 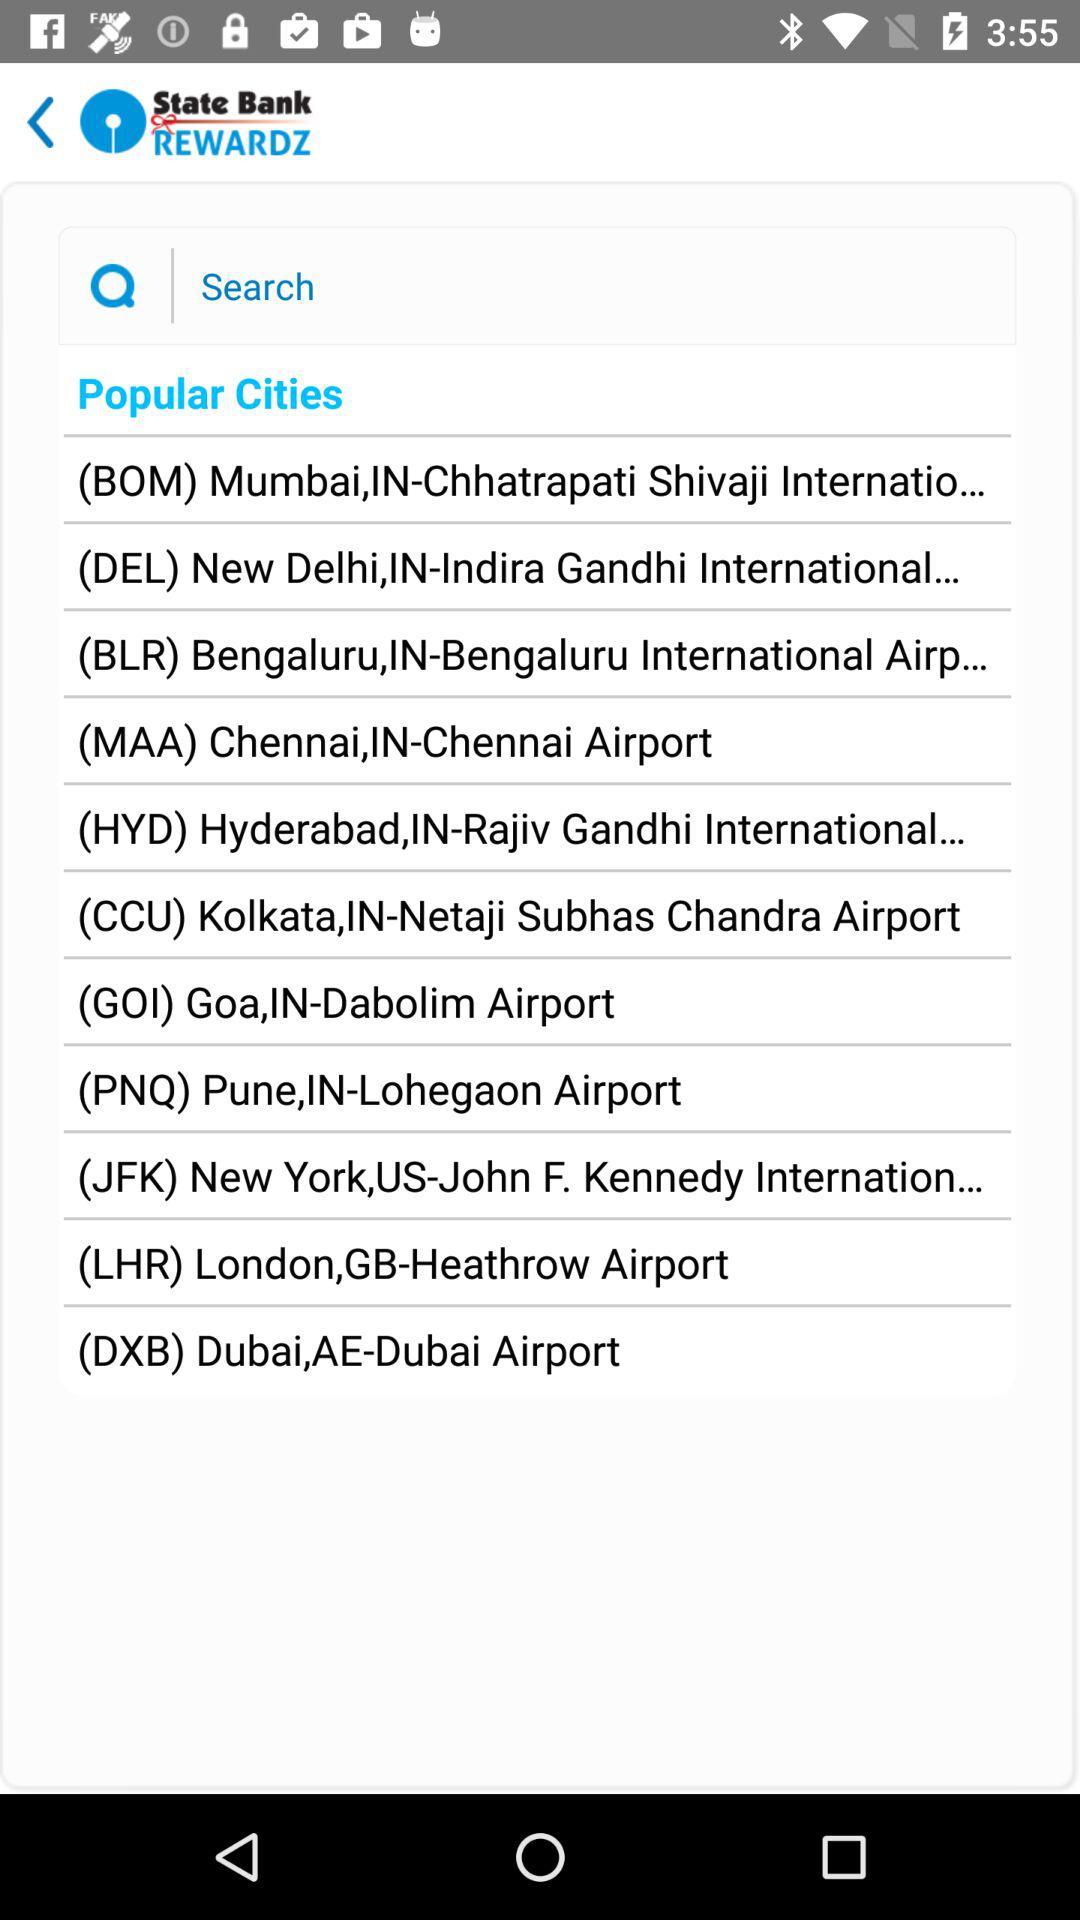 I want to click on go back, so click(x=40, y=121).